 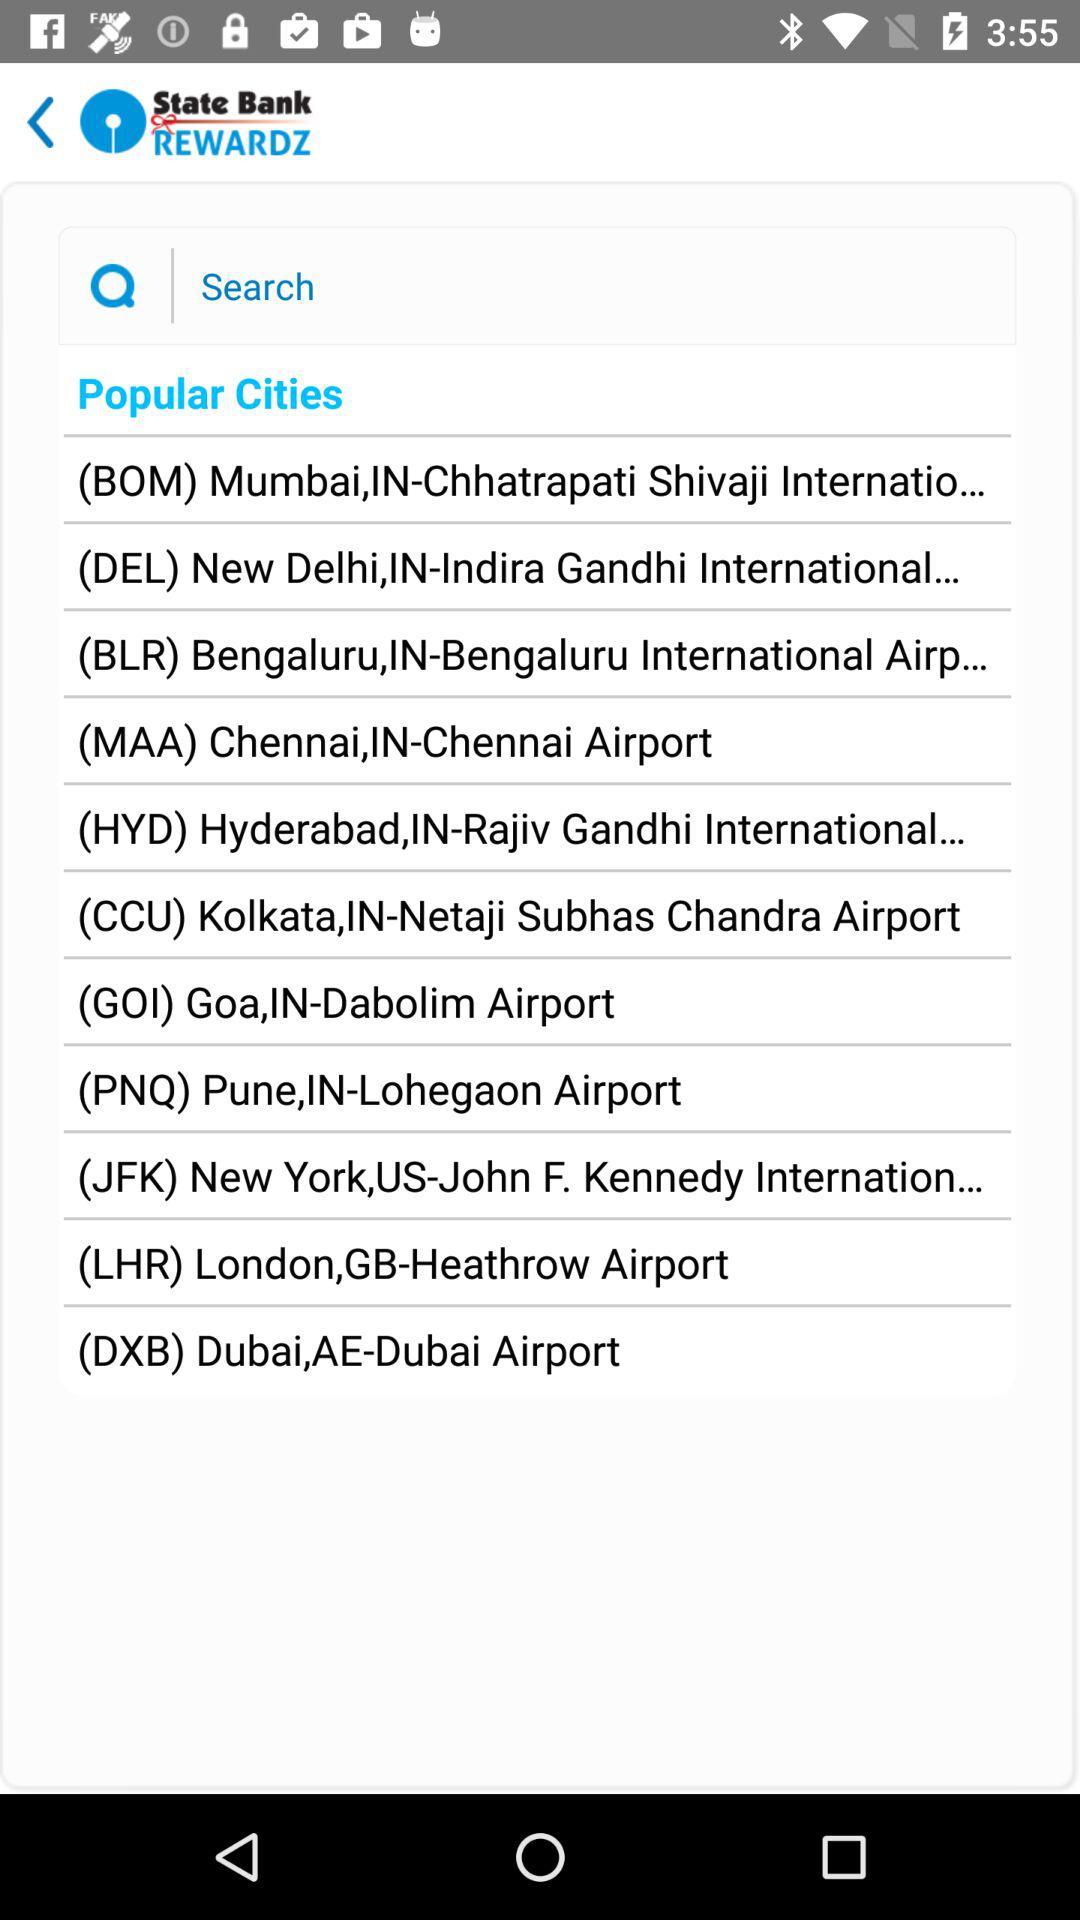 I want to click on go back, so click(x=40, y=121).